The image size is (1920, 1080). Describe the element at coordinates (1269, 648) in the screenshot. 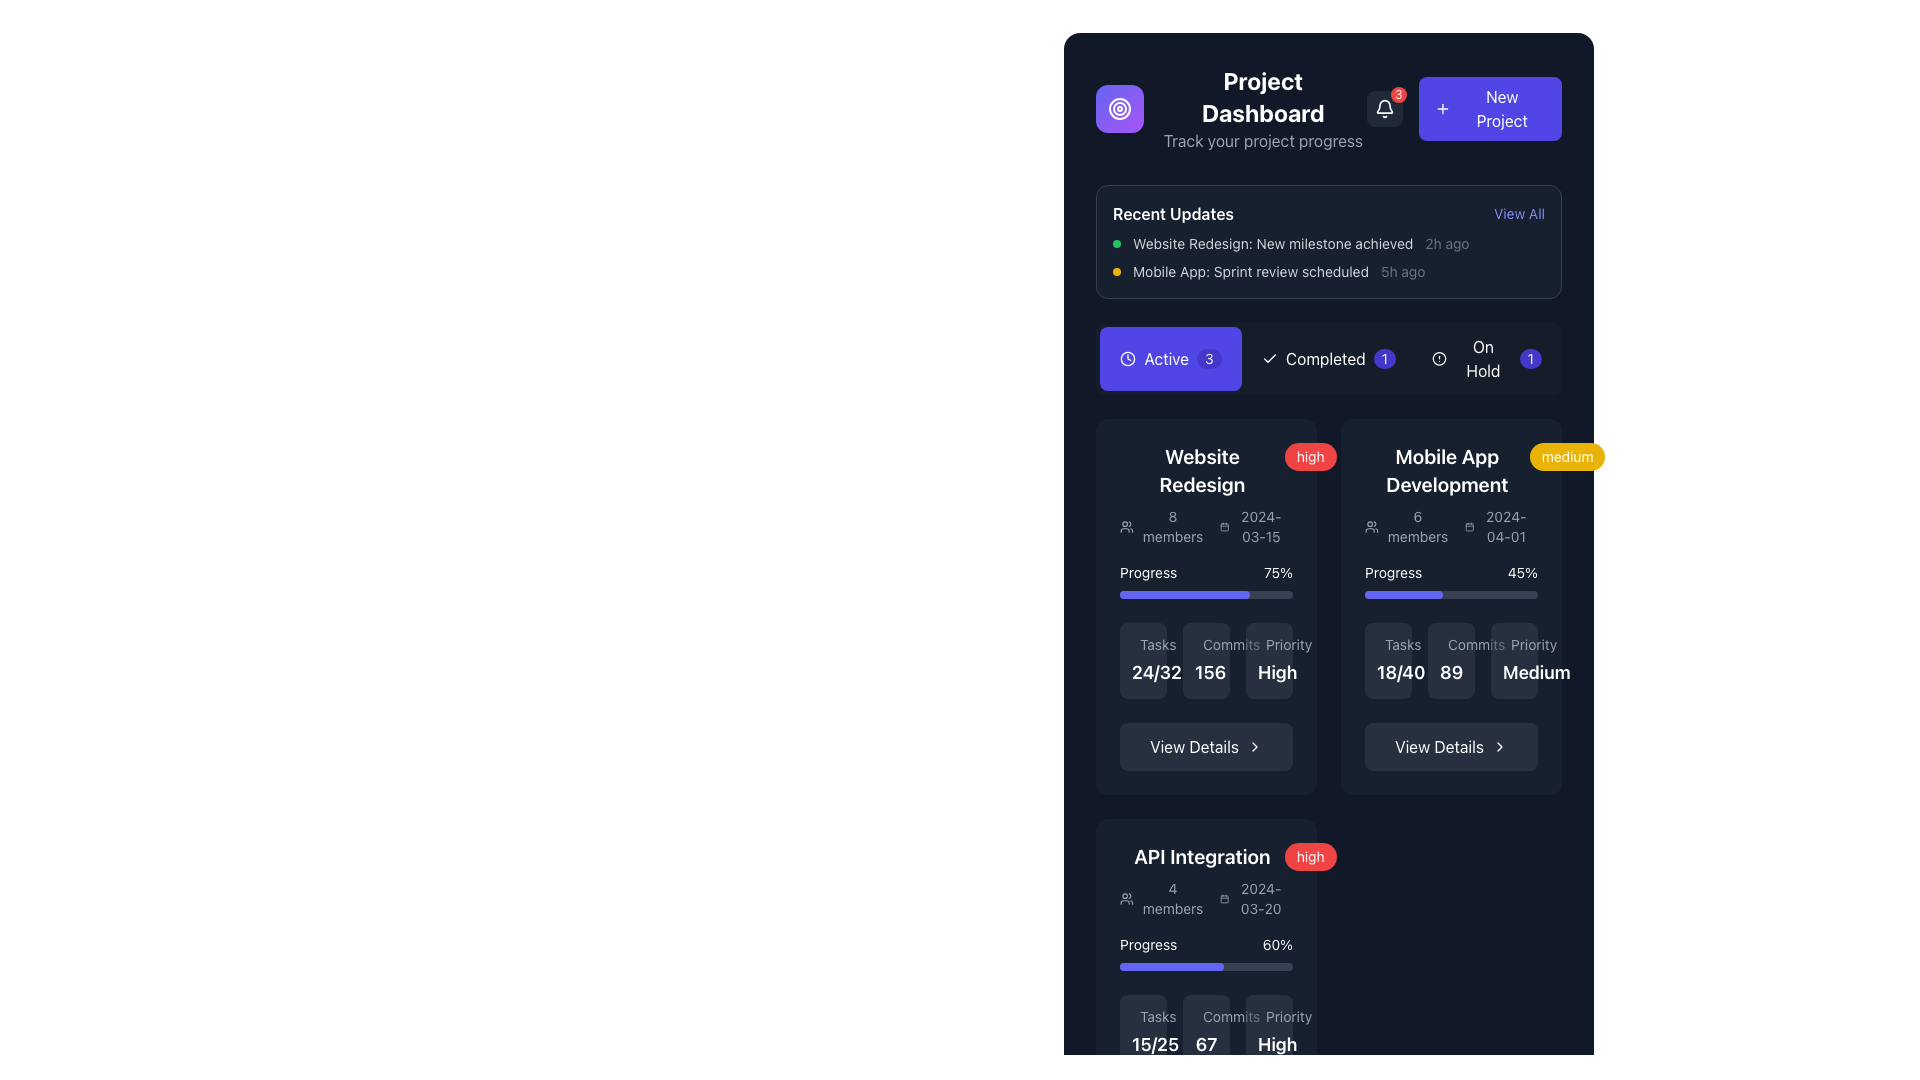

I see `the priority icon within the 'Website Redesign' card that signifies the priority level of the task` at that location.